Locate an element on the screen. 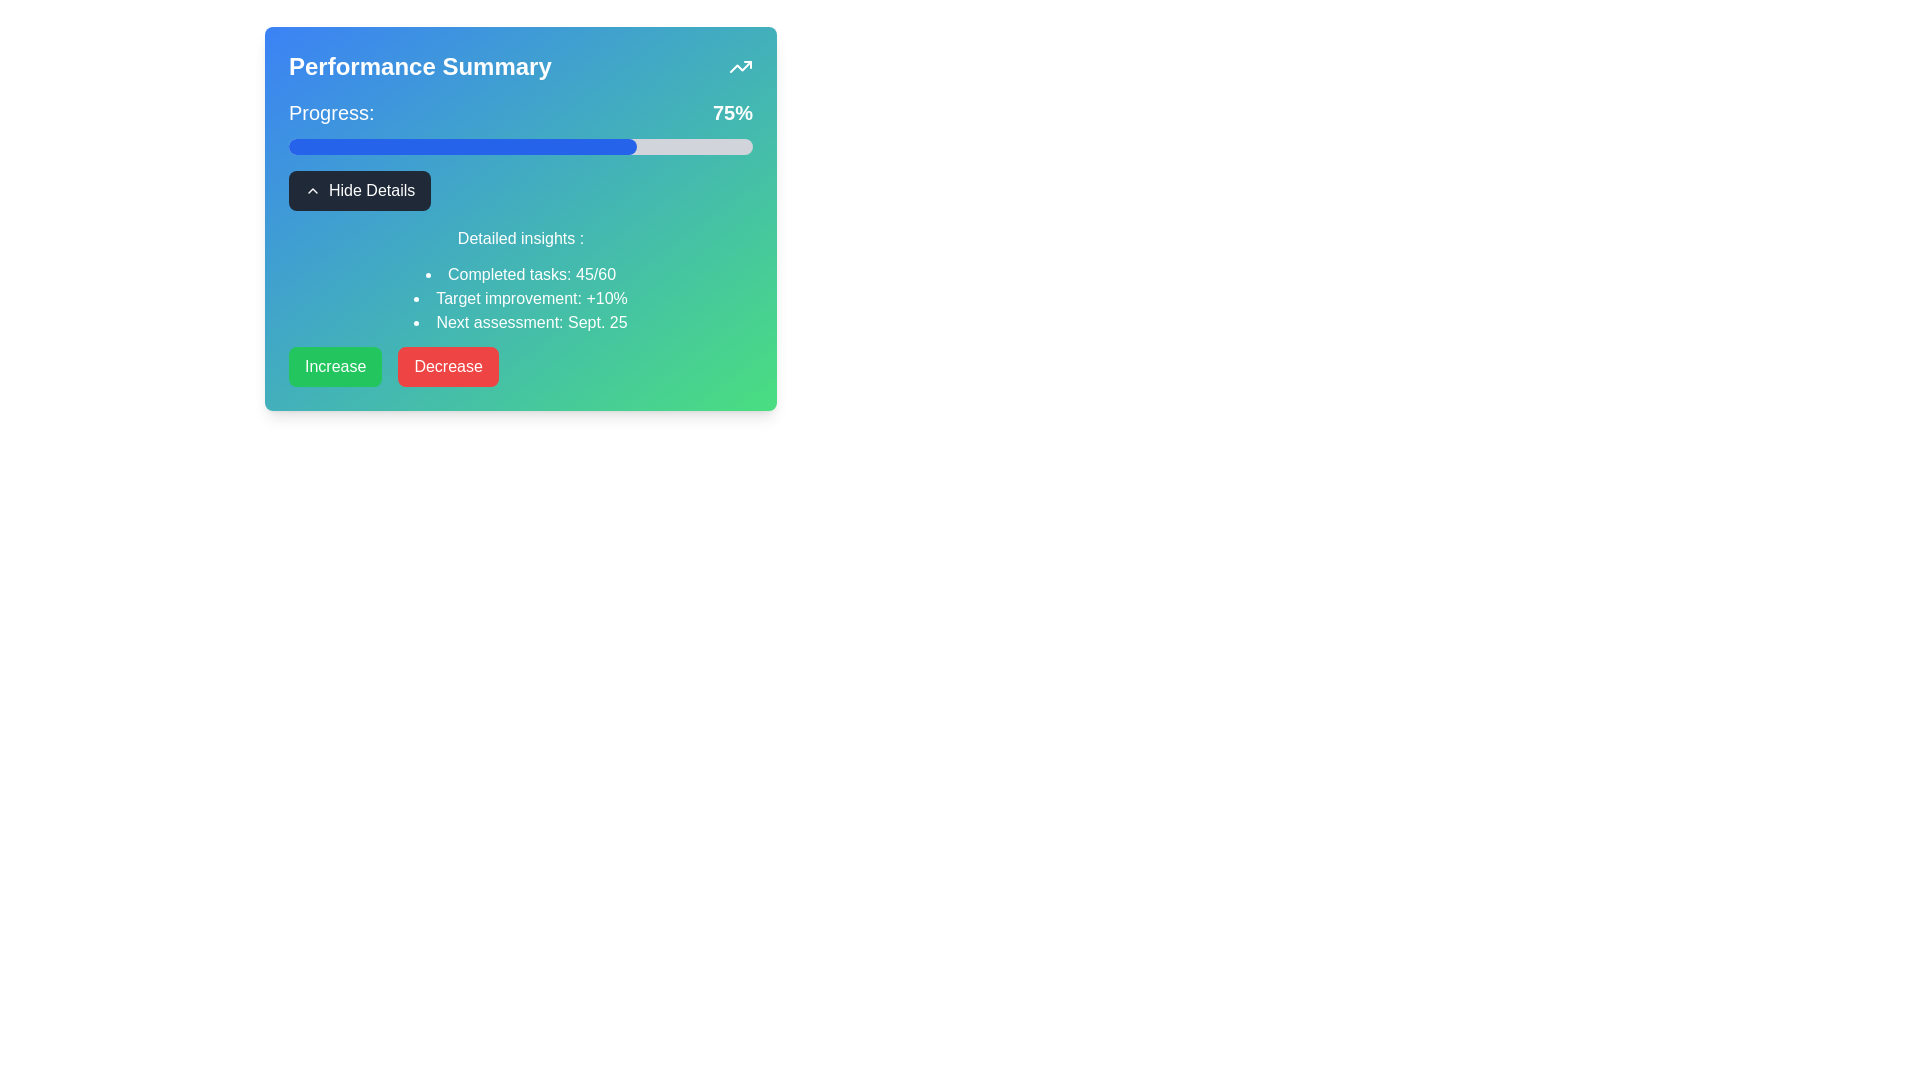 This screenshot has height=1080, width=1920. the text label displaying 'Progress:' which is styled with a large font size and white color, located at the top-left area of the performance summary widget is located at coordinates (331, 112).